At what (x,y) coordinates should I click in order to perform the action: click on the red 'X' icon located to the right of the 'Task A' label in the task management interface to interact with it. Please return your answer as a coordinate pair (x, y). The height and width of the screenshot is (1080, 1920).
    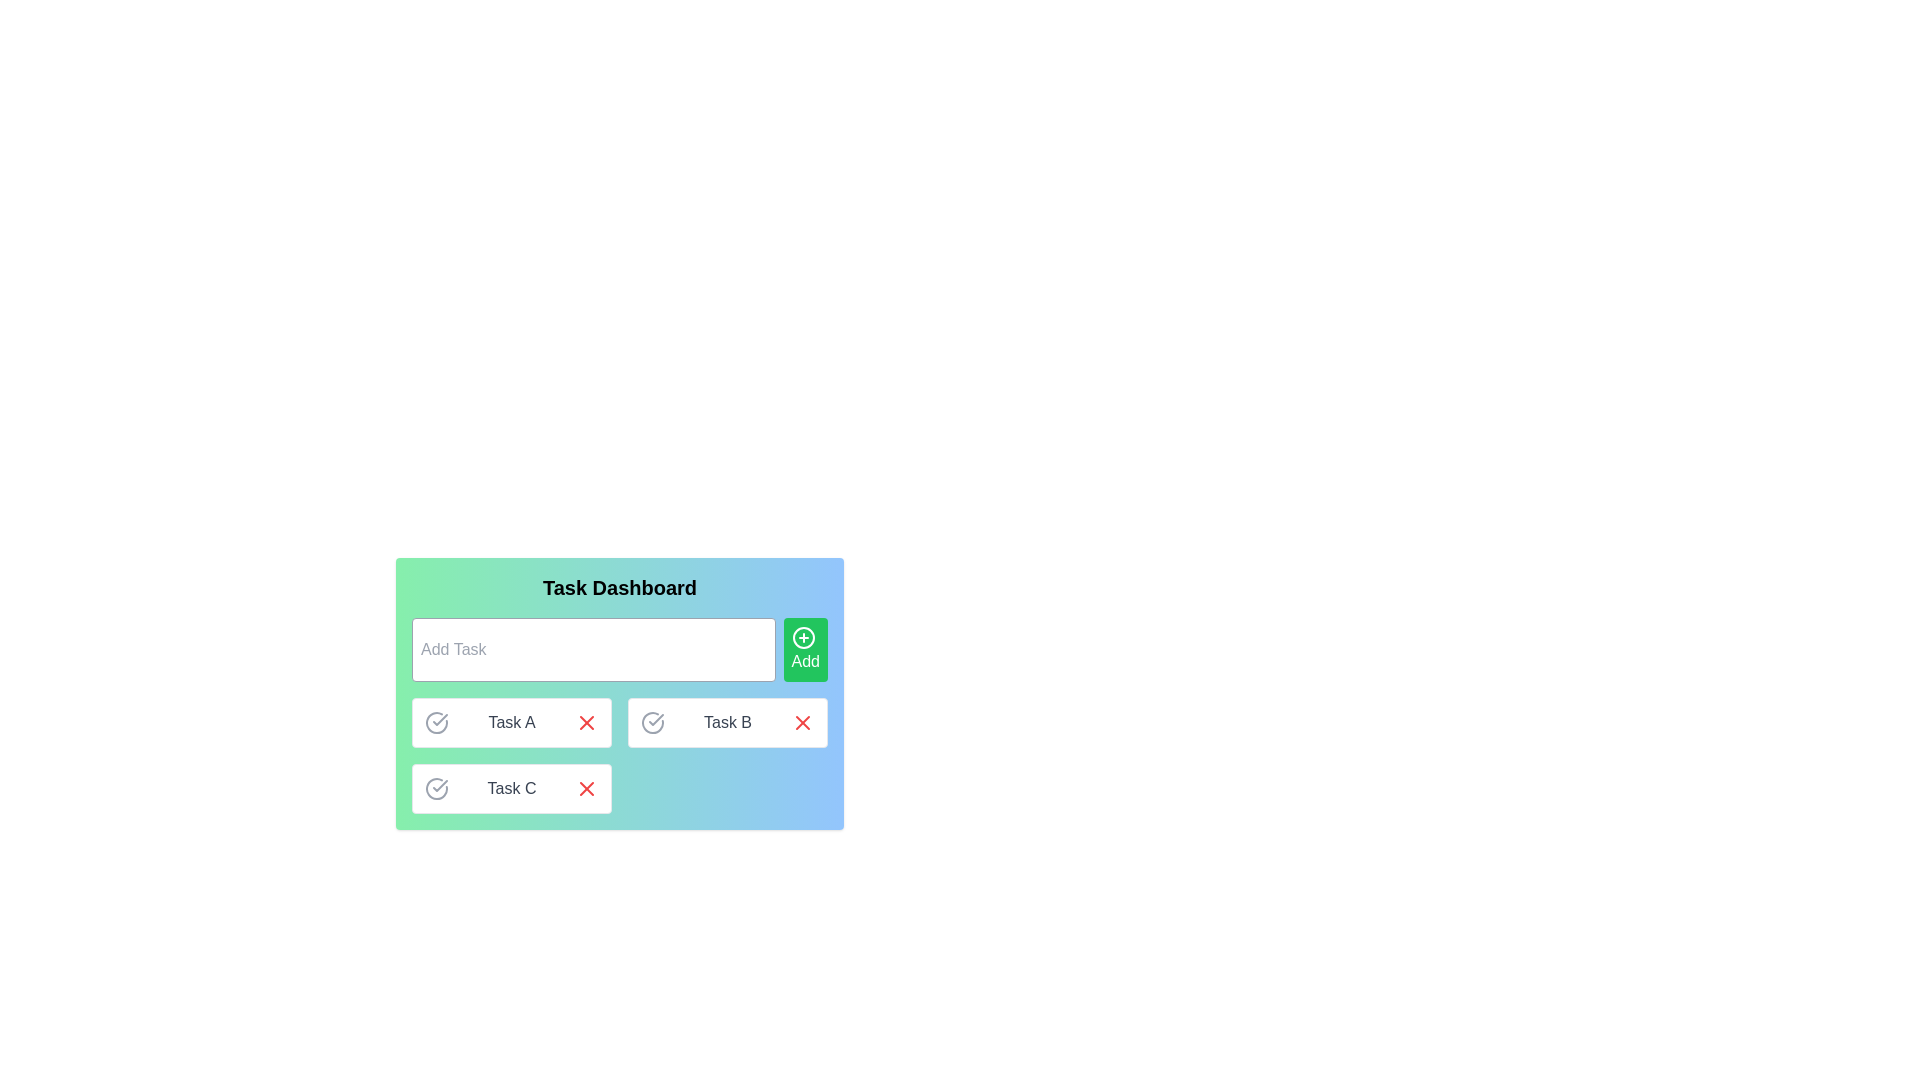
    Looking at the image, I should click on (585, 722).